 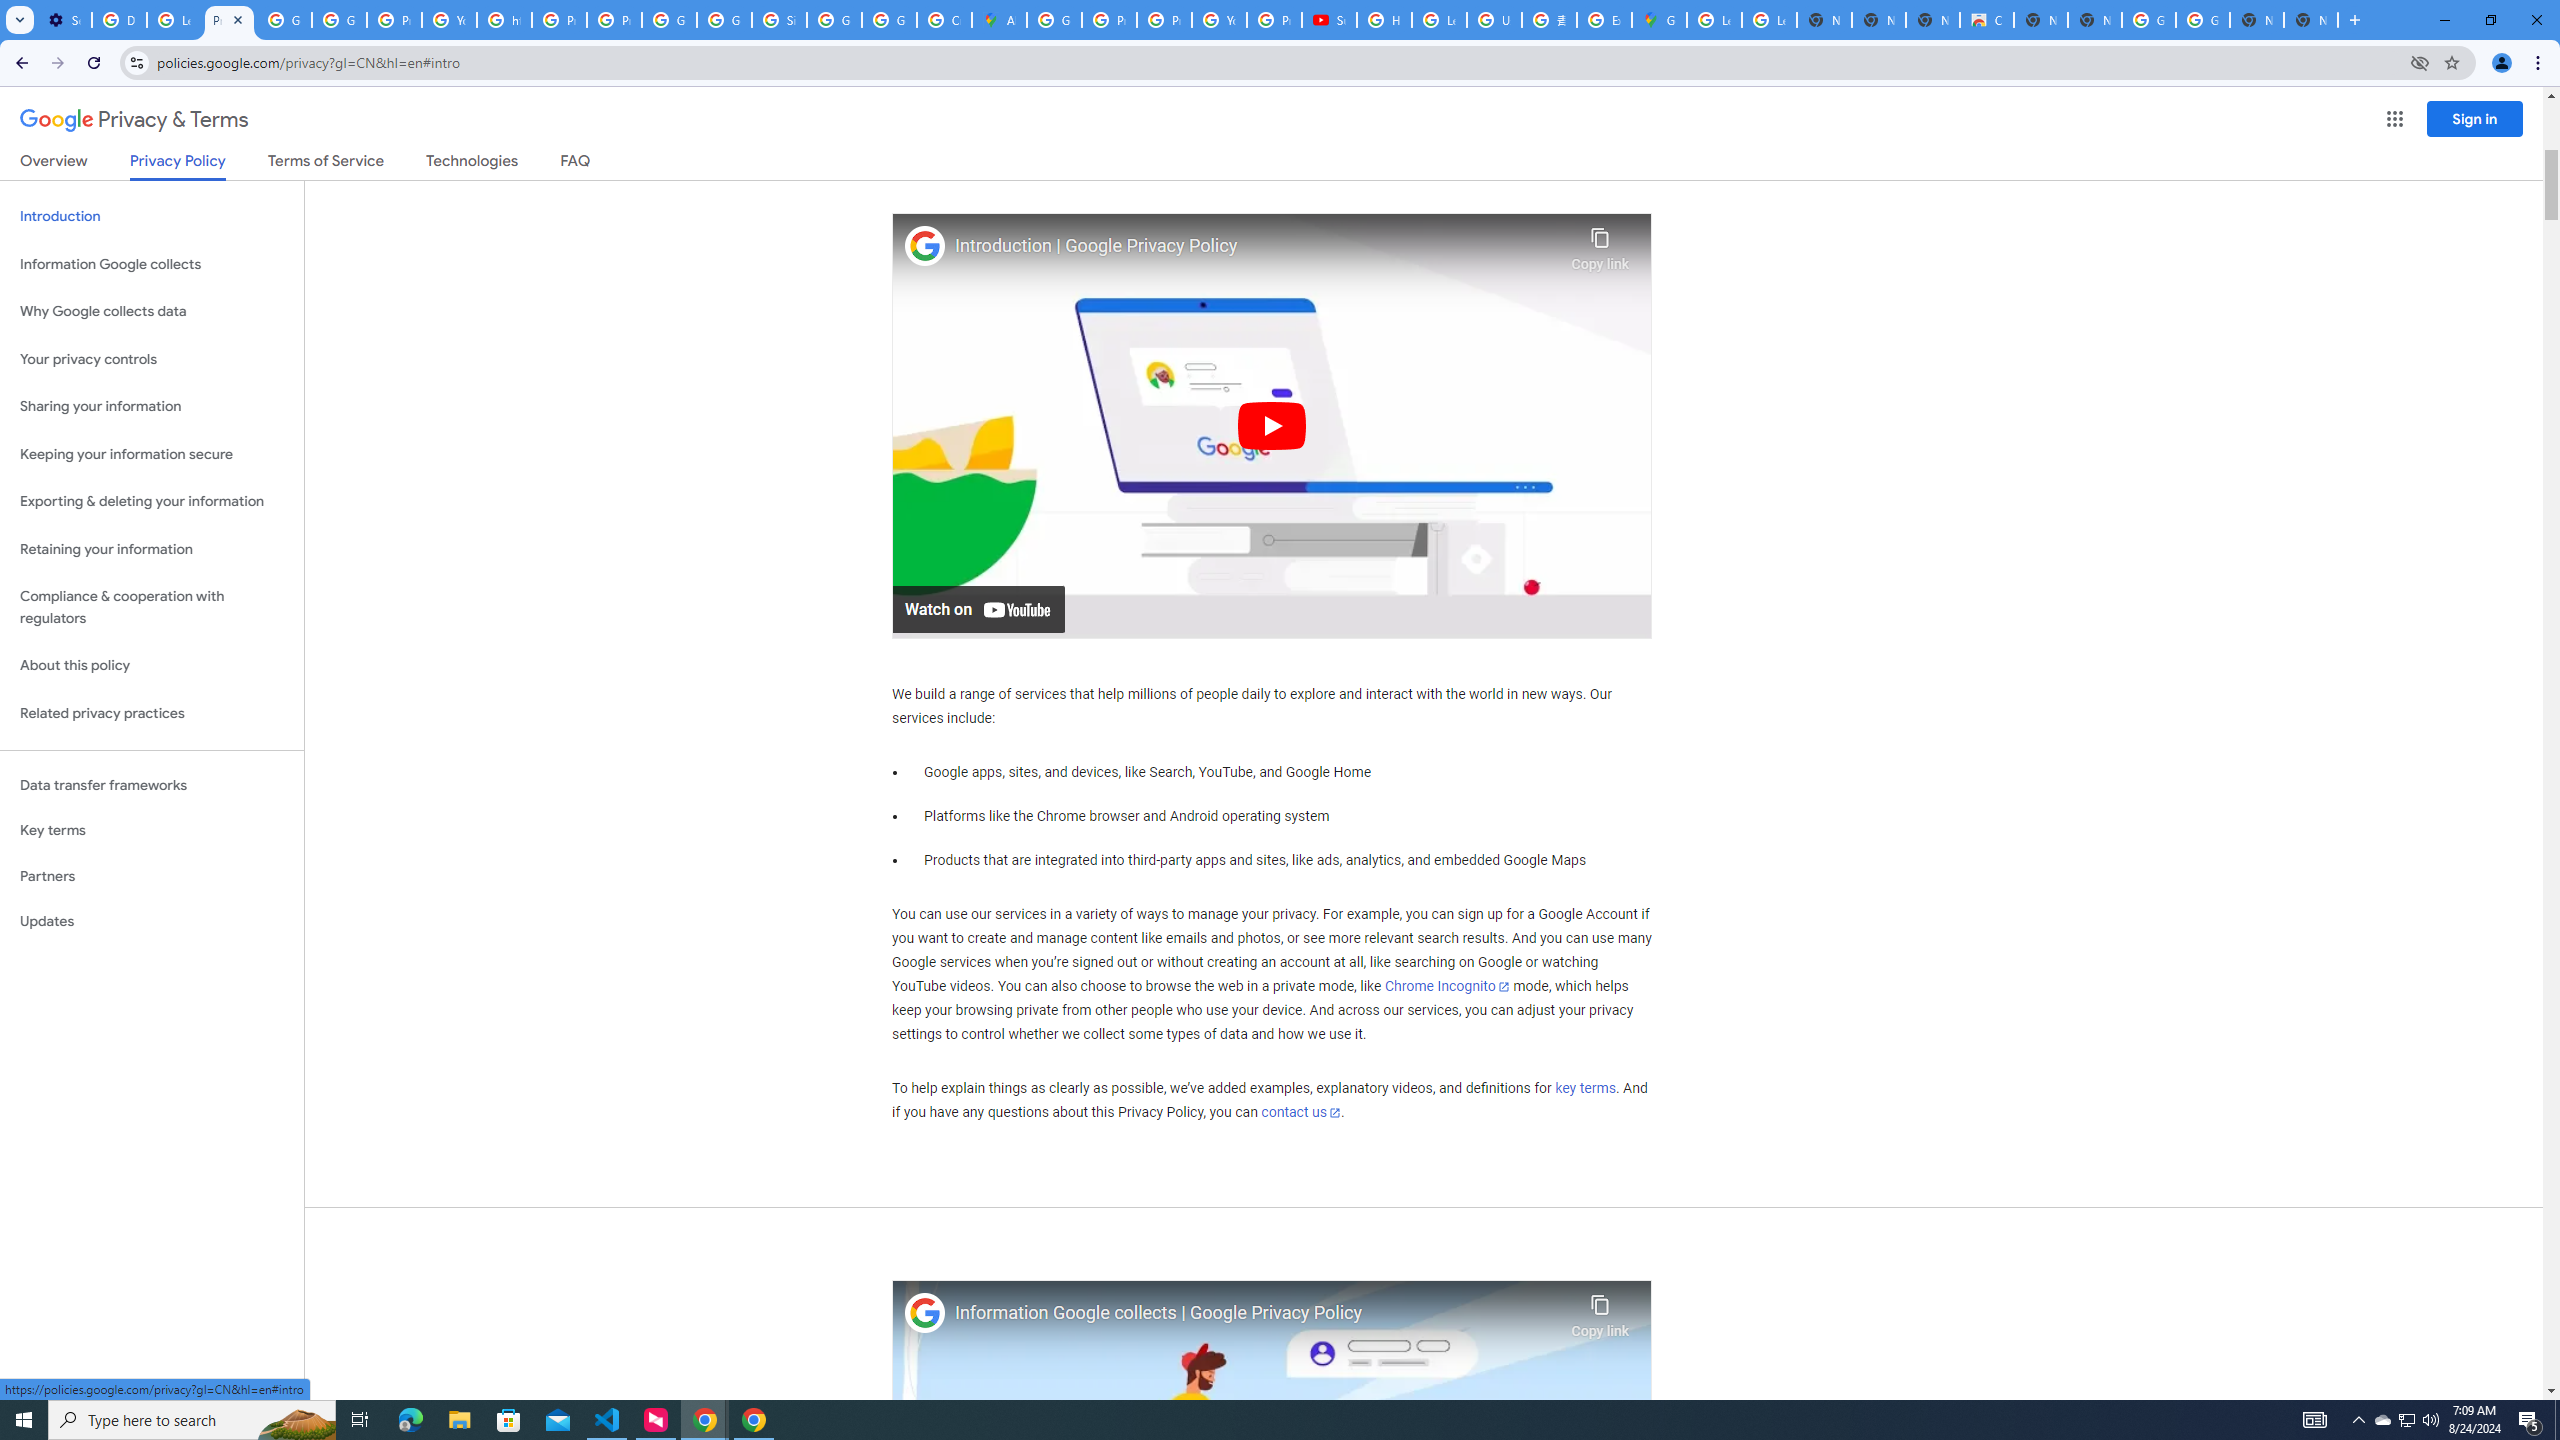 I want to click on 'Sign in', so click(x=2474, y=118).